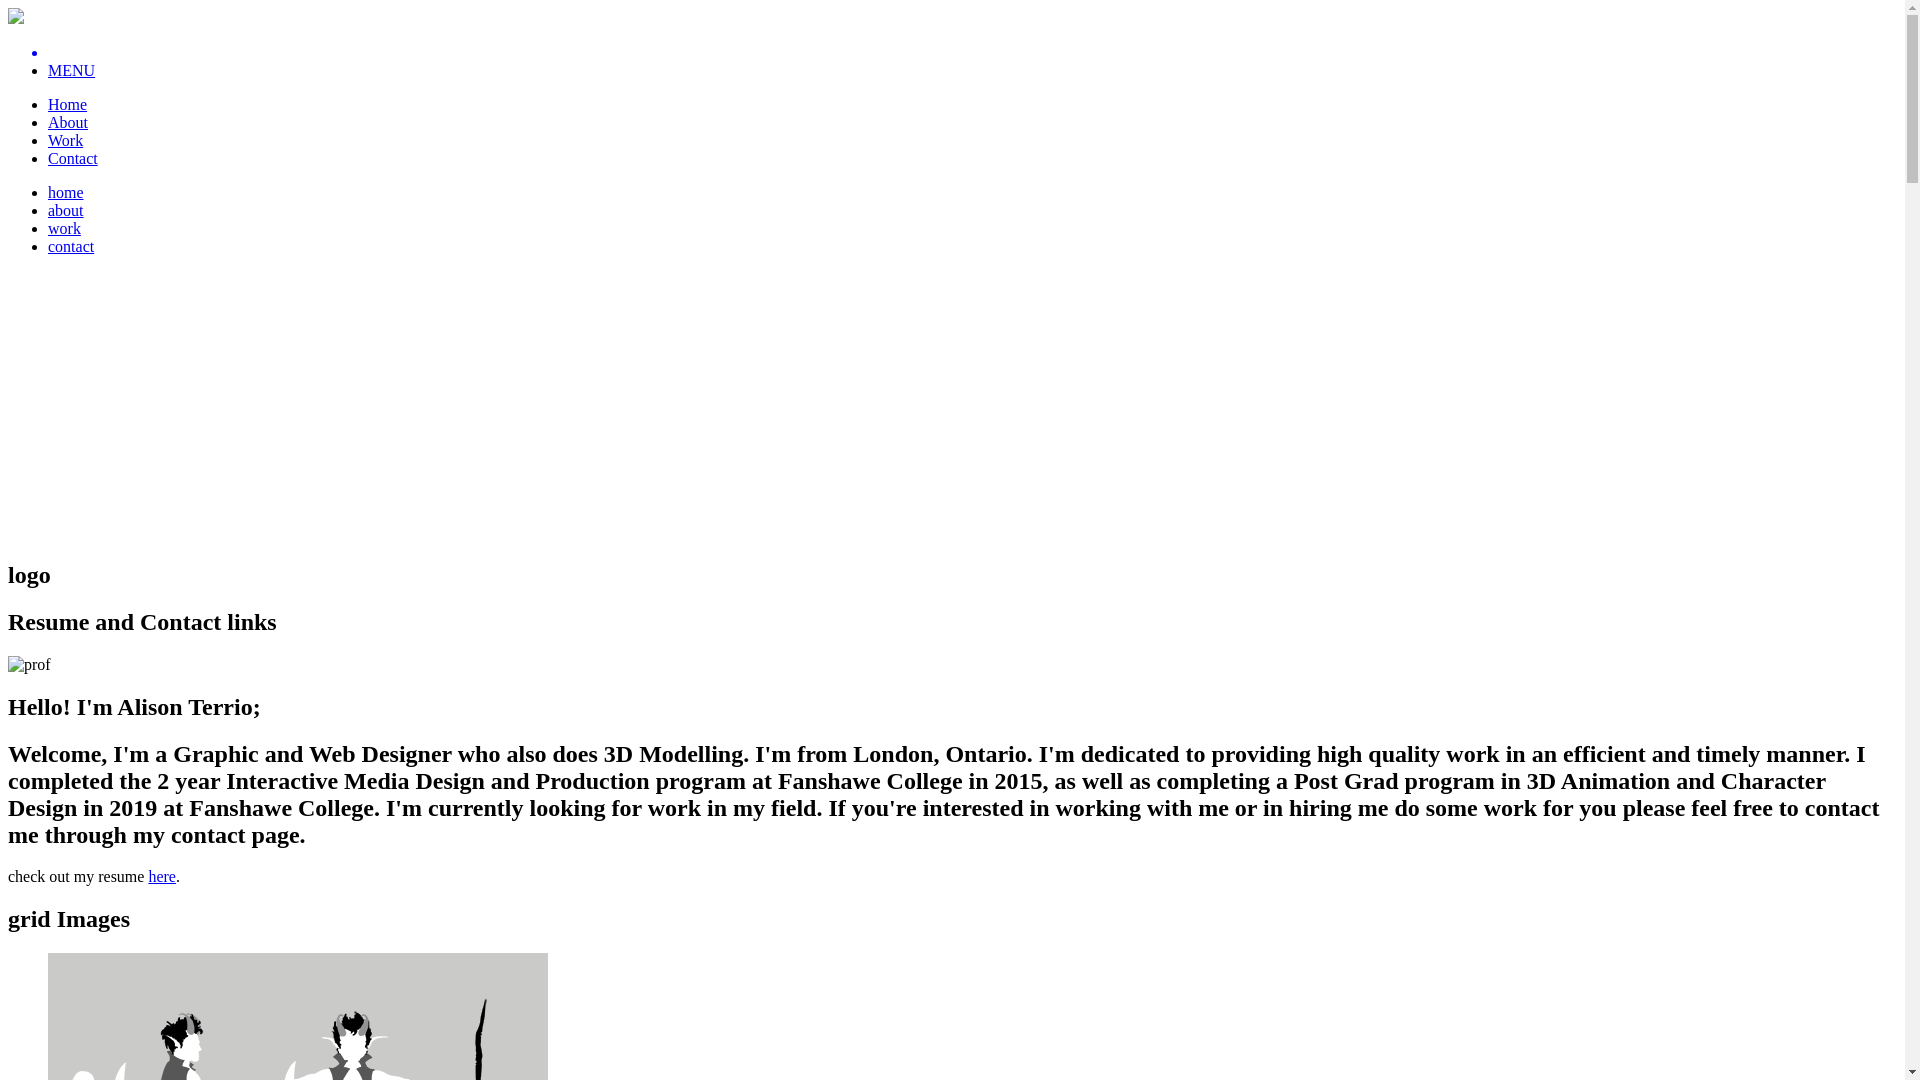  What do you see at coordinates (67, 122) in the screenshot?
I see `'About'` at bounding box center [67, 122].